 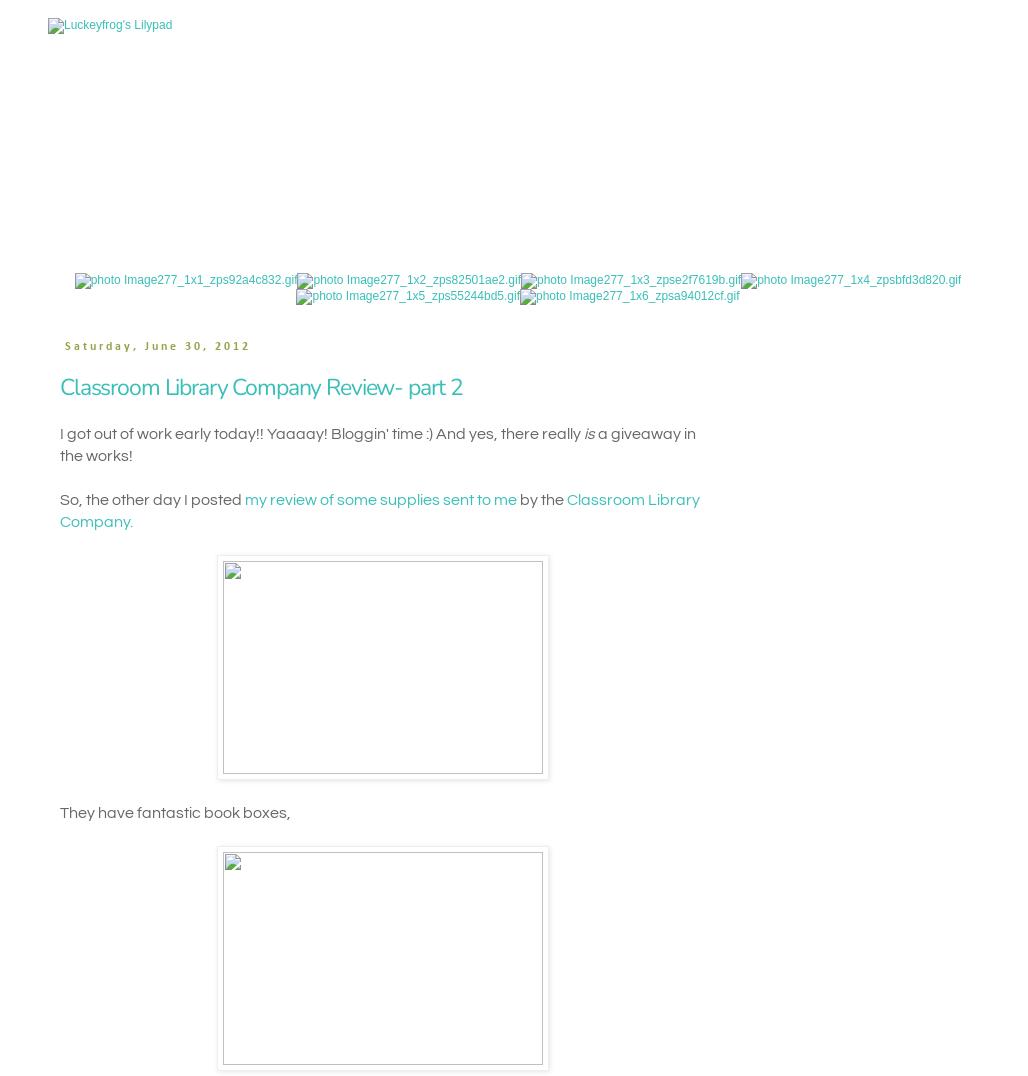 What do you see at coordinates (379, 499) in the screenshot?
I see `'my review of some supplies sent to me'` at bounding box center [379, 499].